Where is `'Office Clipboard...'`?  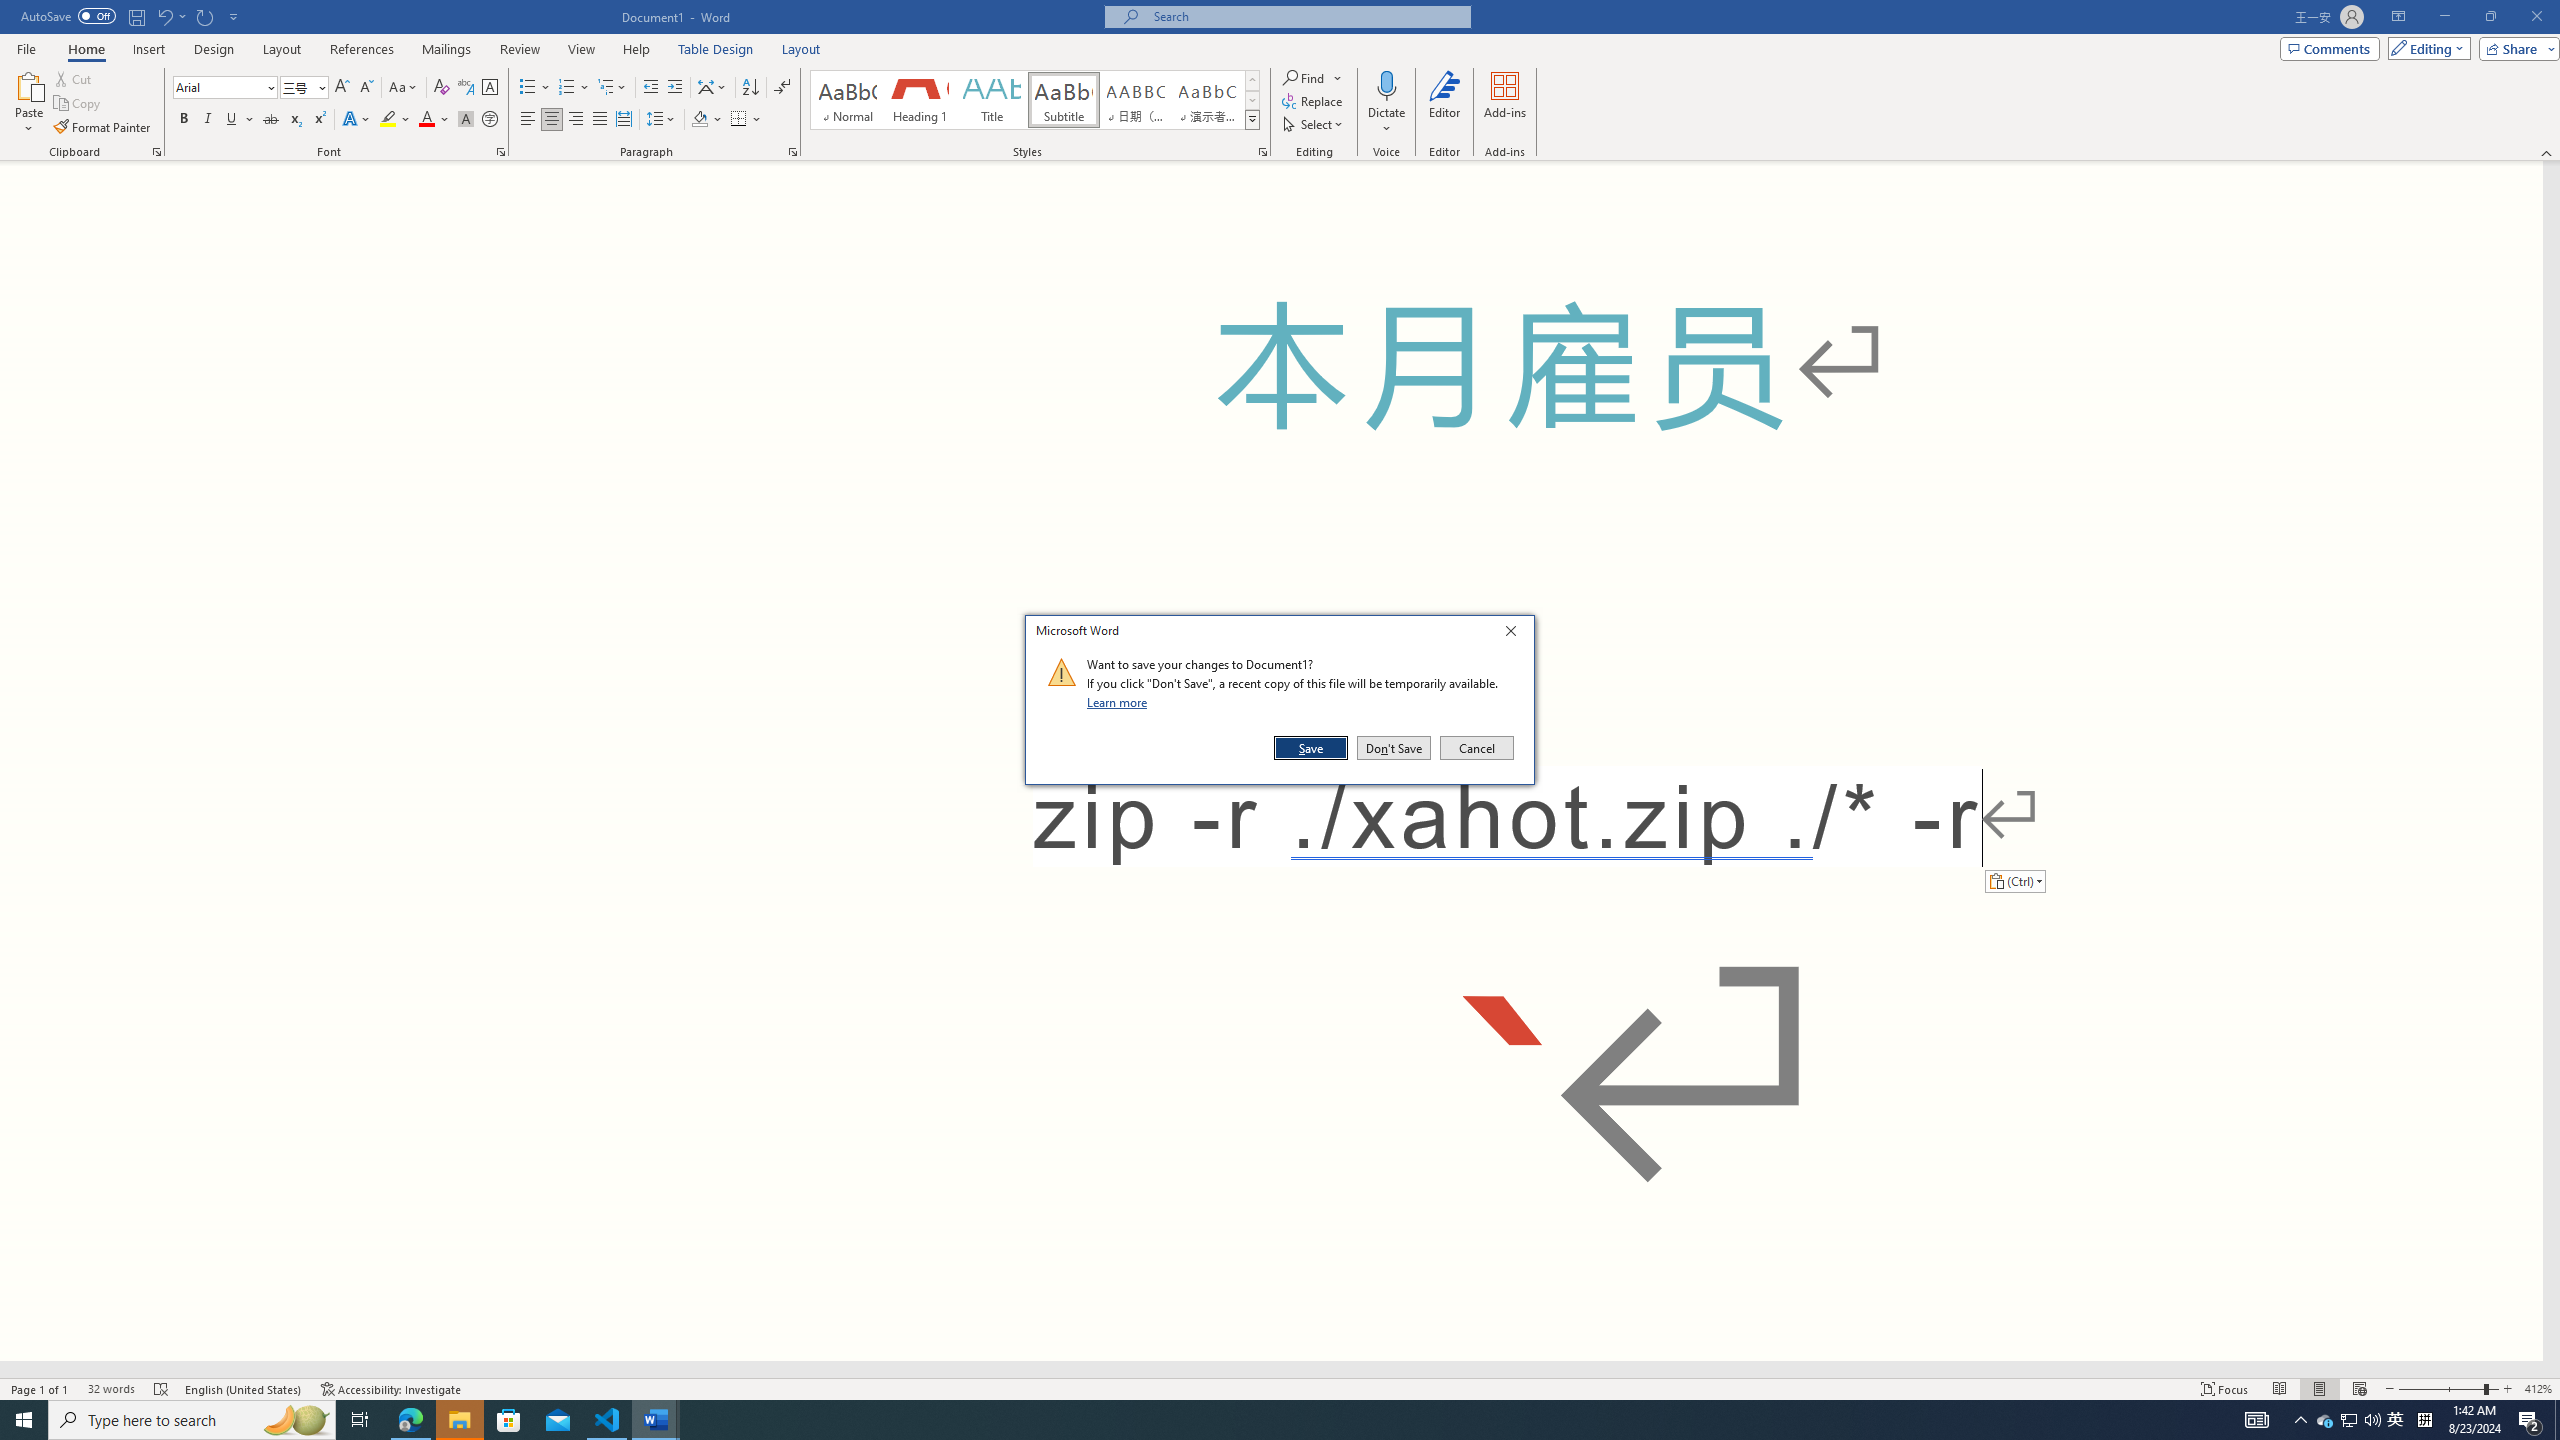
'Office Clipboard...' is located at coordinates (155, 150).